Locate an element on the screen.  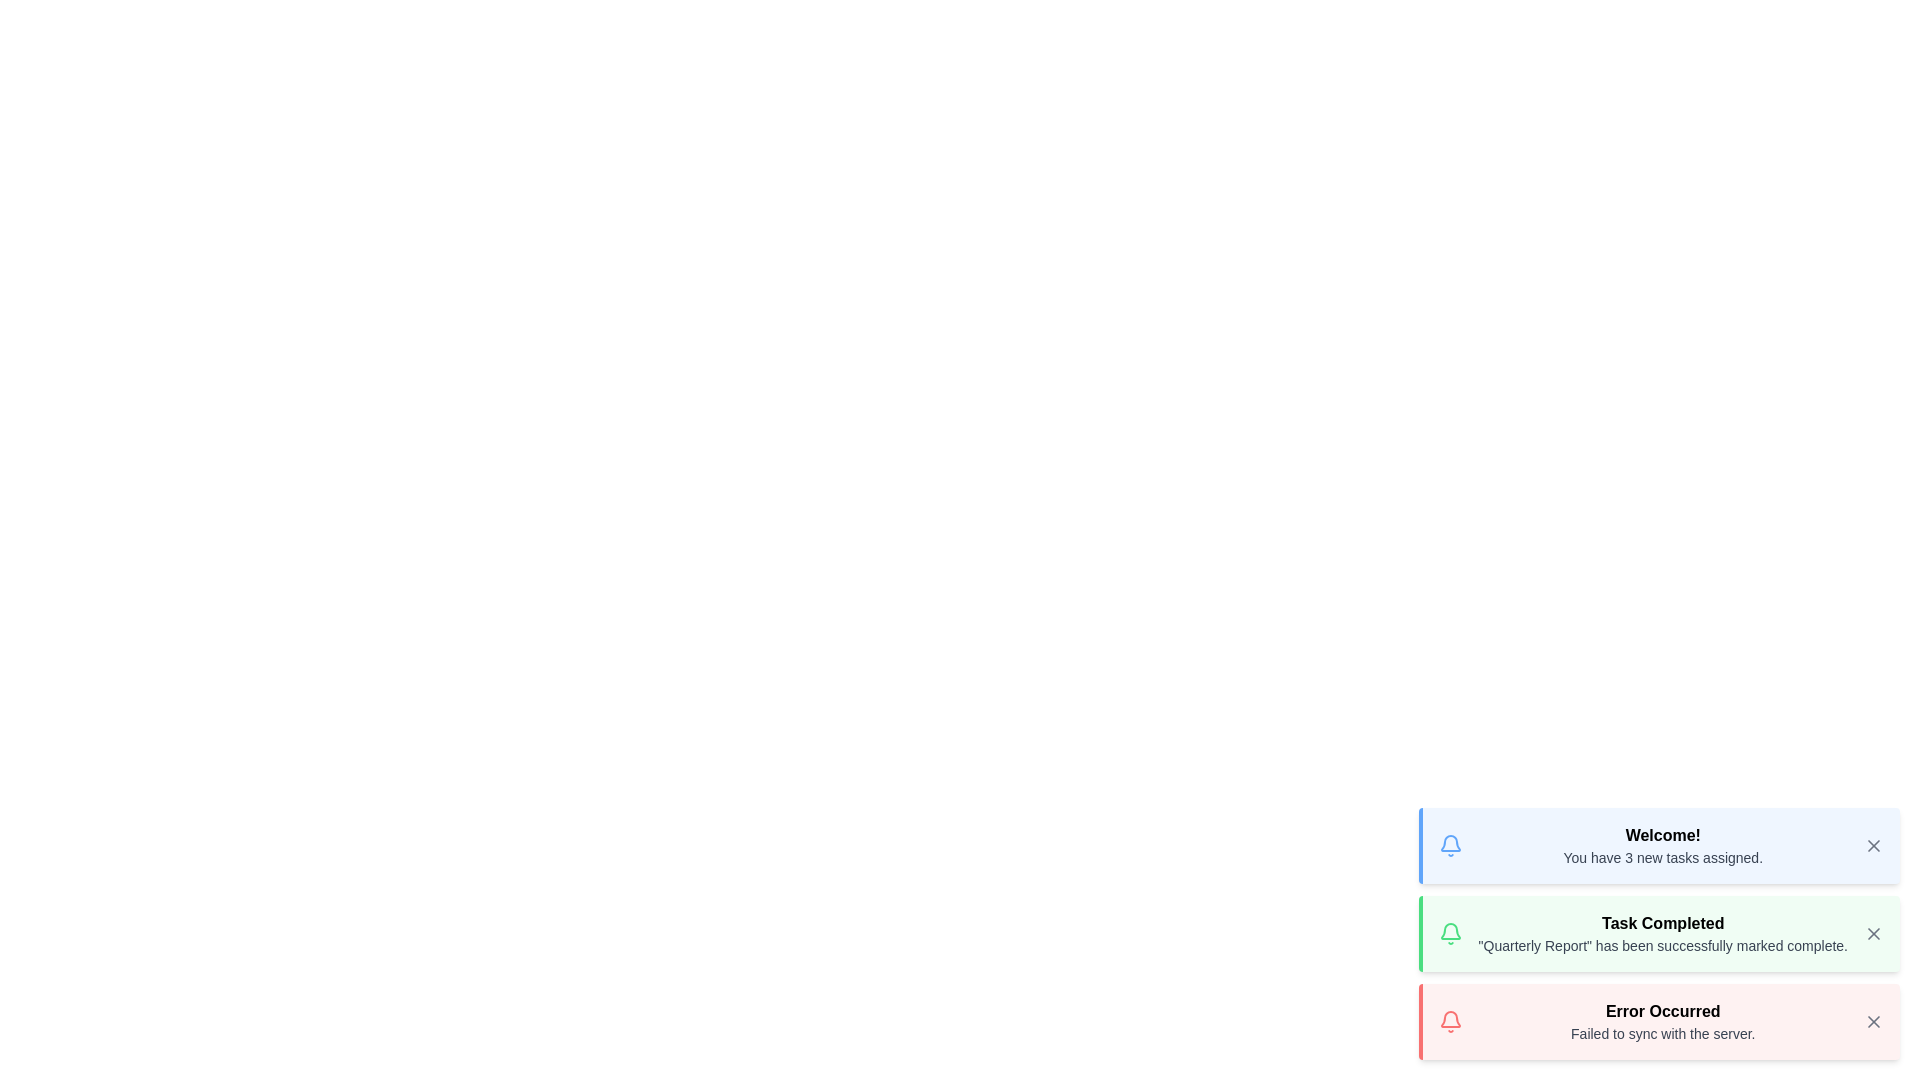
the dismiss icon button located in the upper-right corner of the notification card that indicates 'Task Completed' and displays the message 'Quarterly Report has been successfully marked complete.' is located at coordinates (1872, 933).